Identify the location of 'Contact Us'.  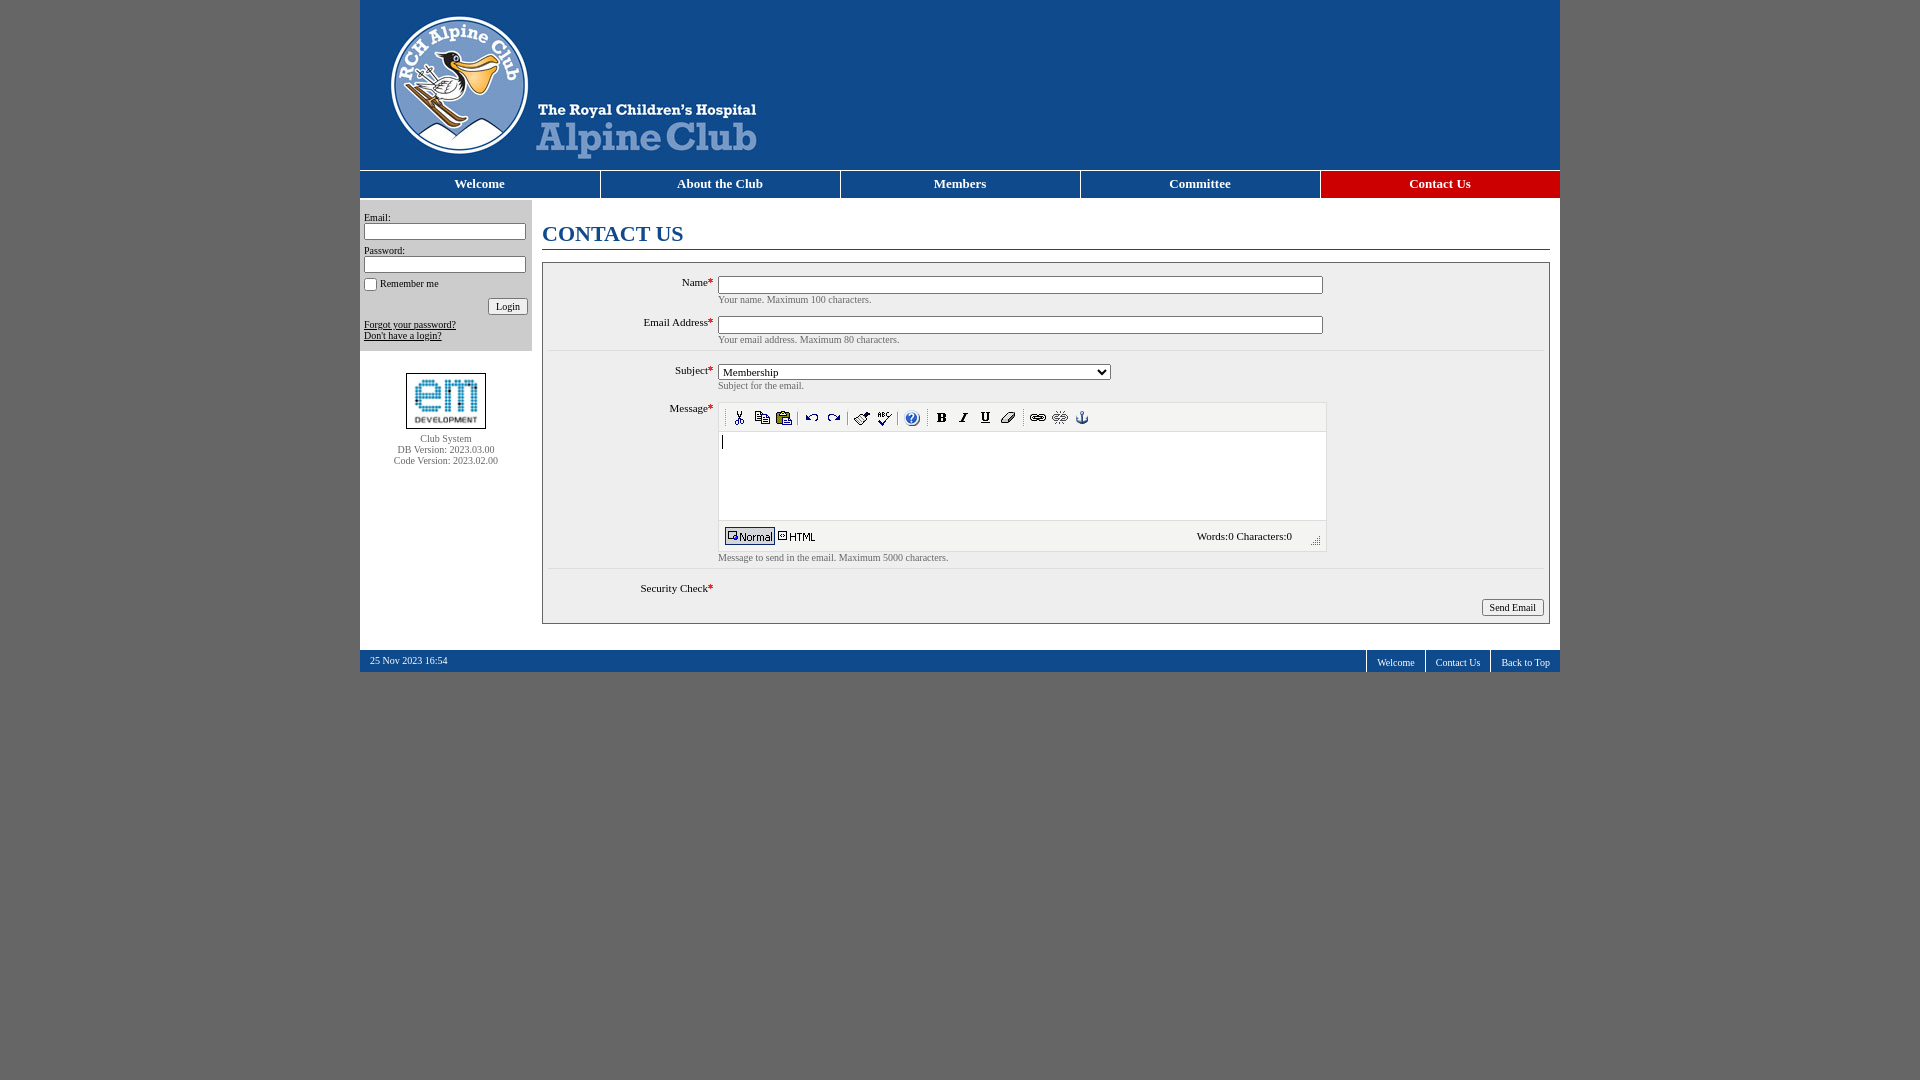
(1458, 662).